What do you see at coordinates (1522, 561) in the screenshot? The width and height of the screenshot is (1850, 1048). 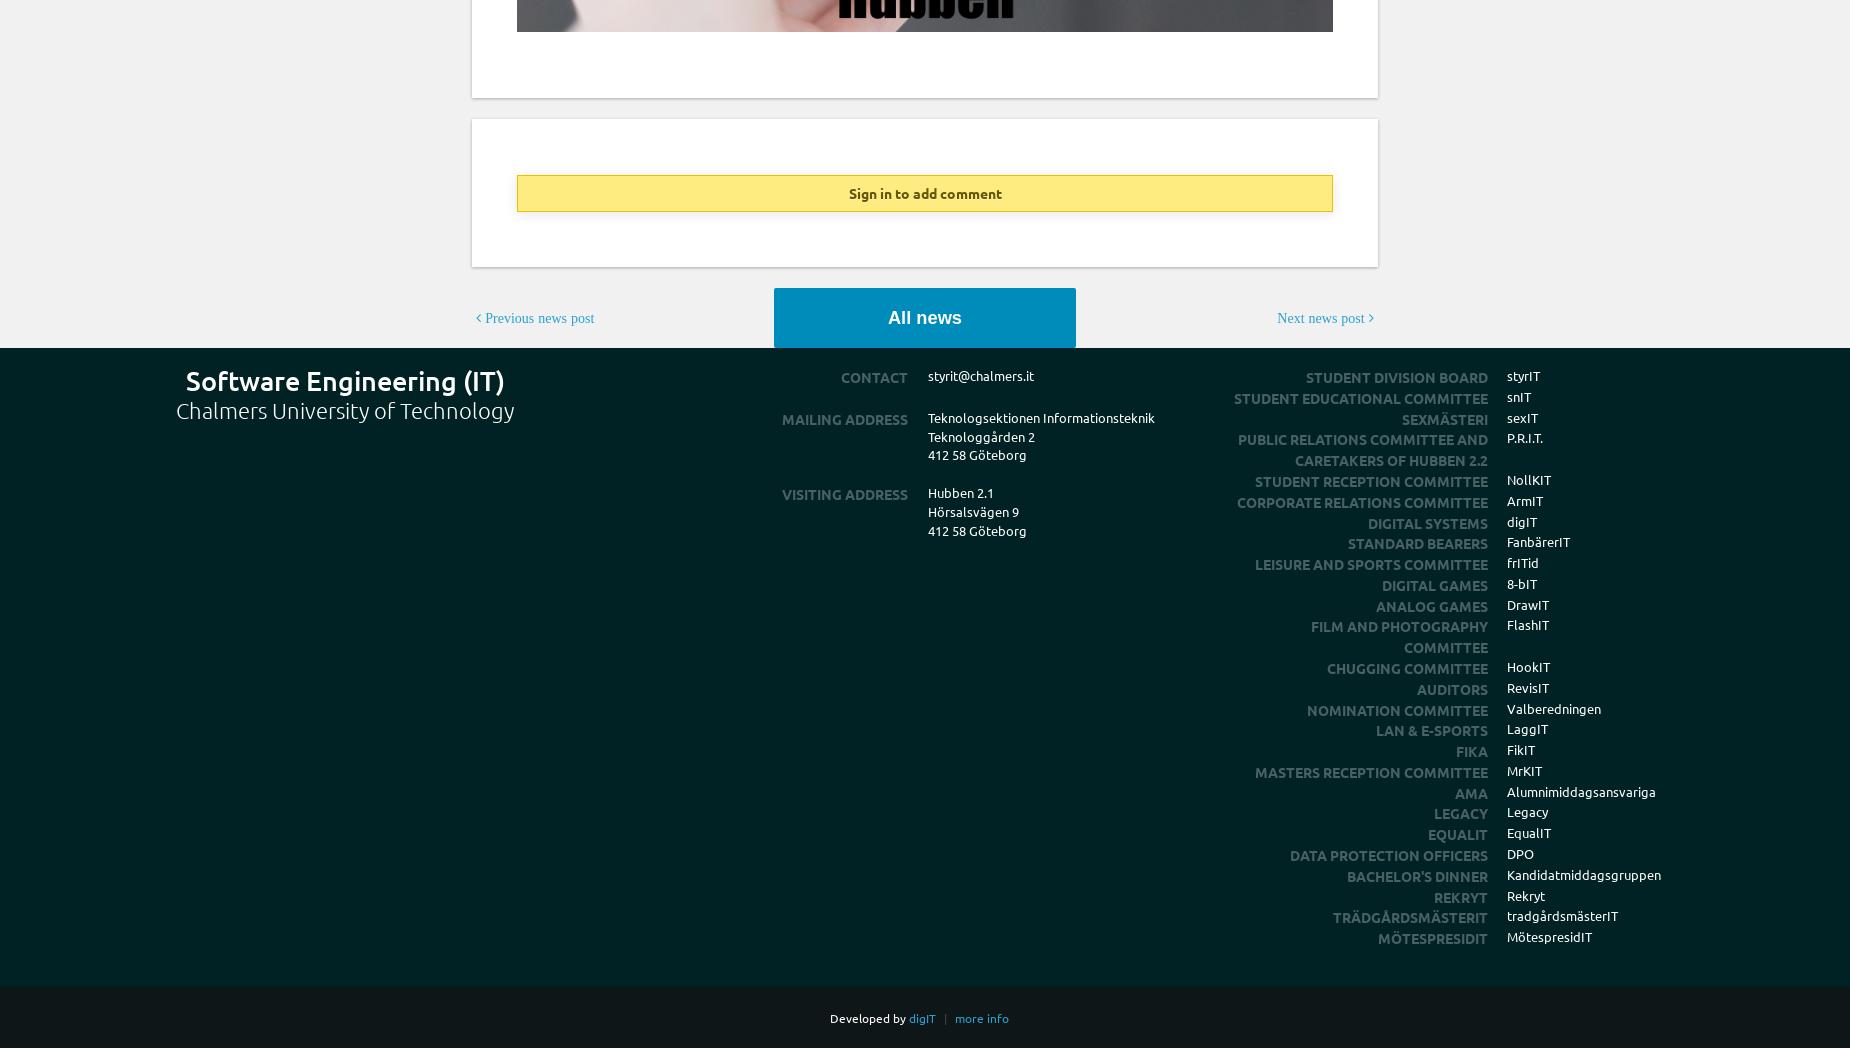 I see `'frITid'` at bounding box center [1522, 561].